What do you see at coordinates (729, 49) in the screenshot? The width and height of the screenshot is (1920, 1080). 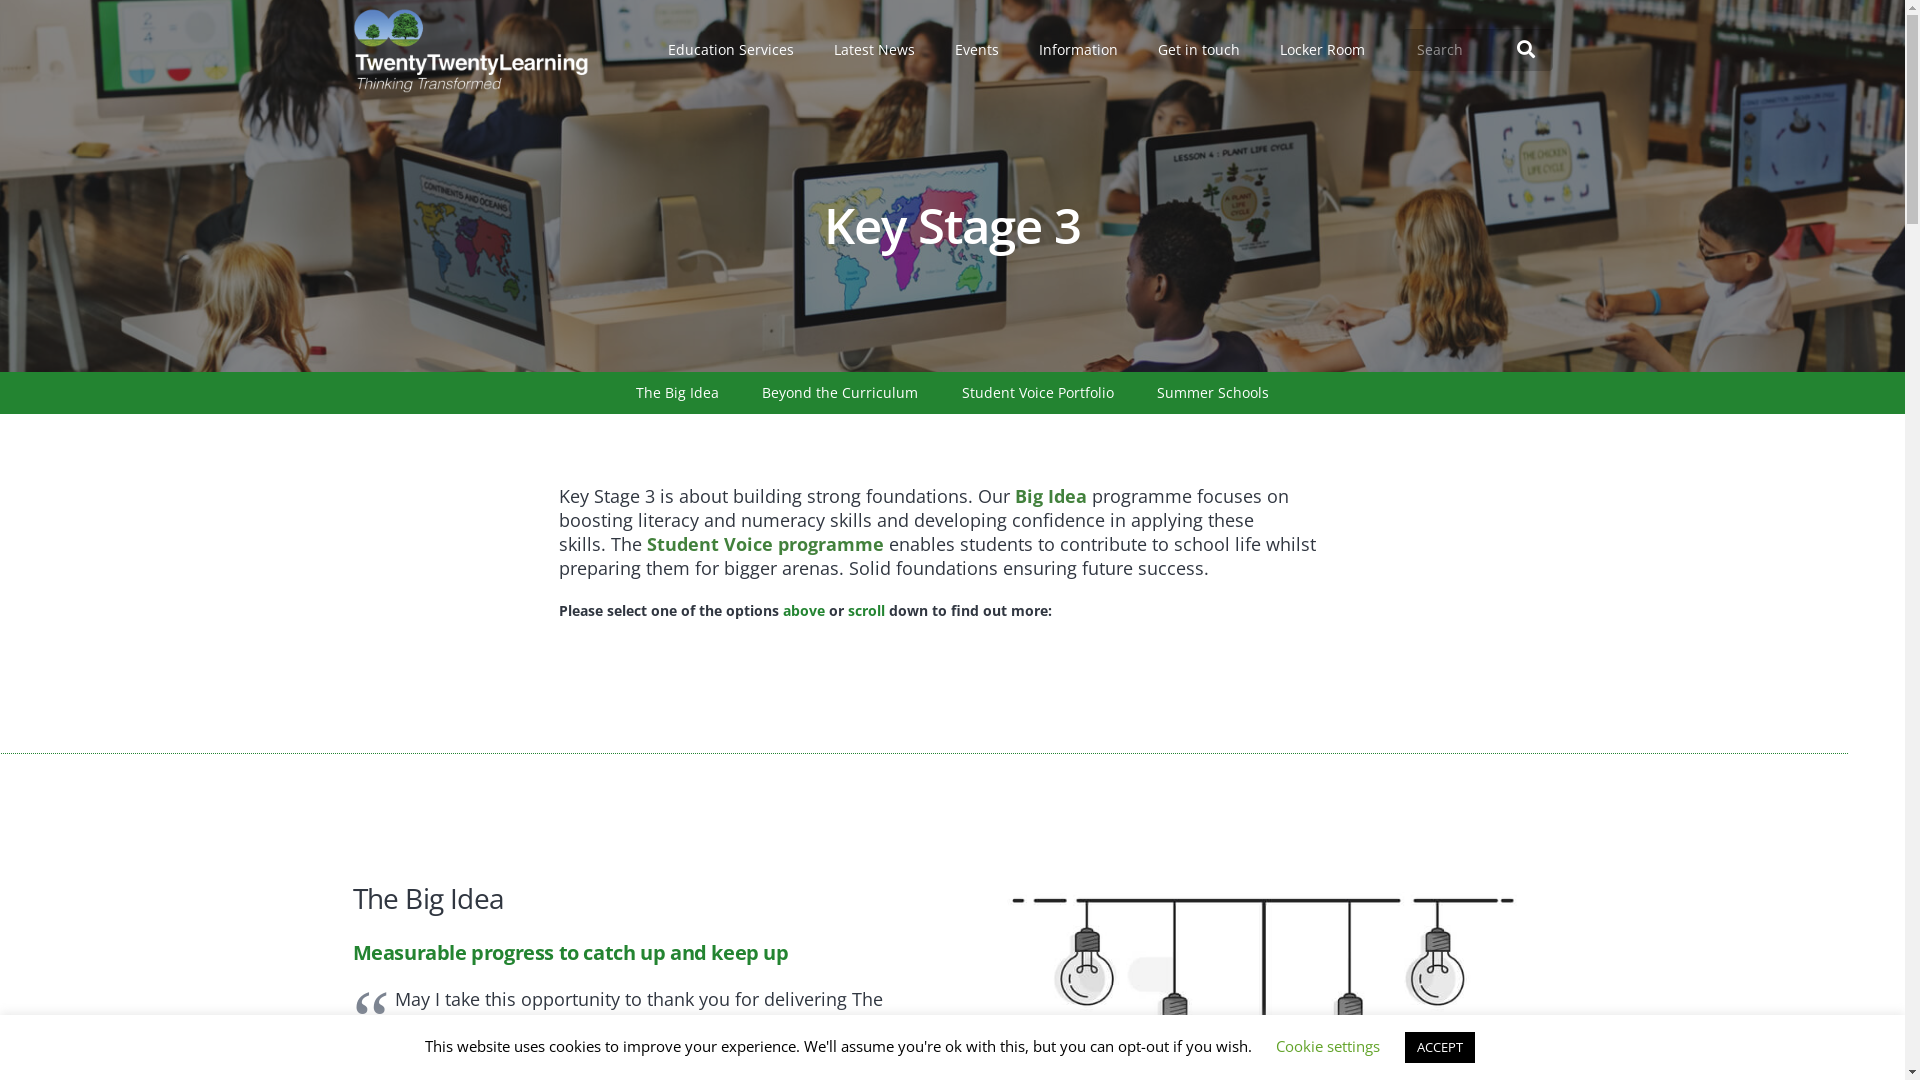 I see `'Education Services'` at bounding box center [729, 49].